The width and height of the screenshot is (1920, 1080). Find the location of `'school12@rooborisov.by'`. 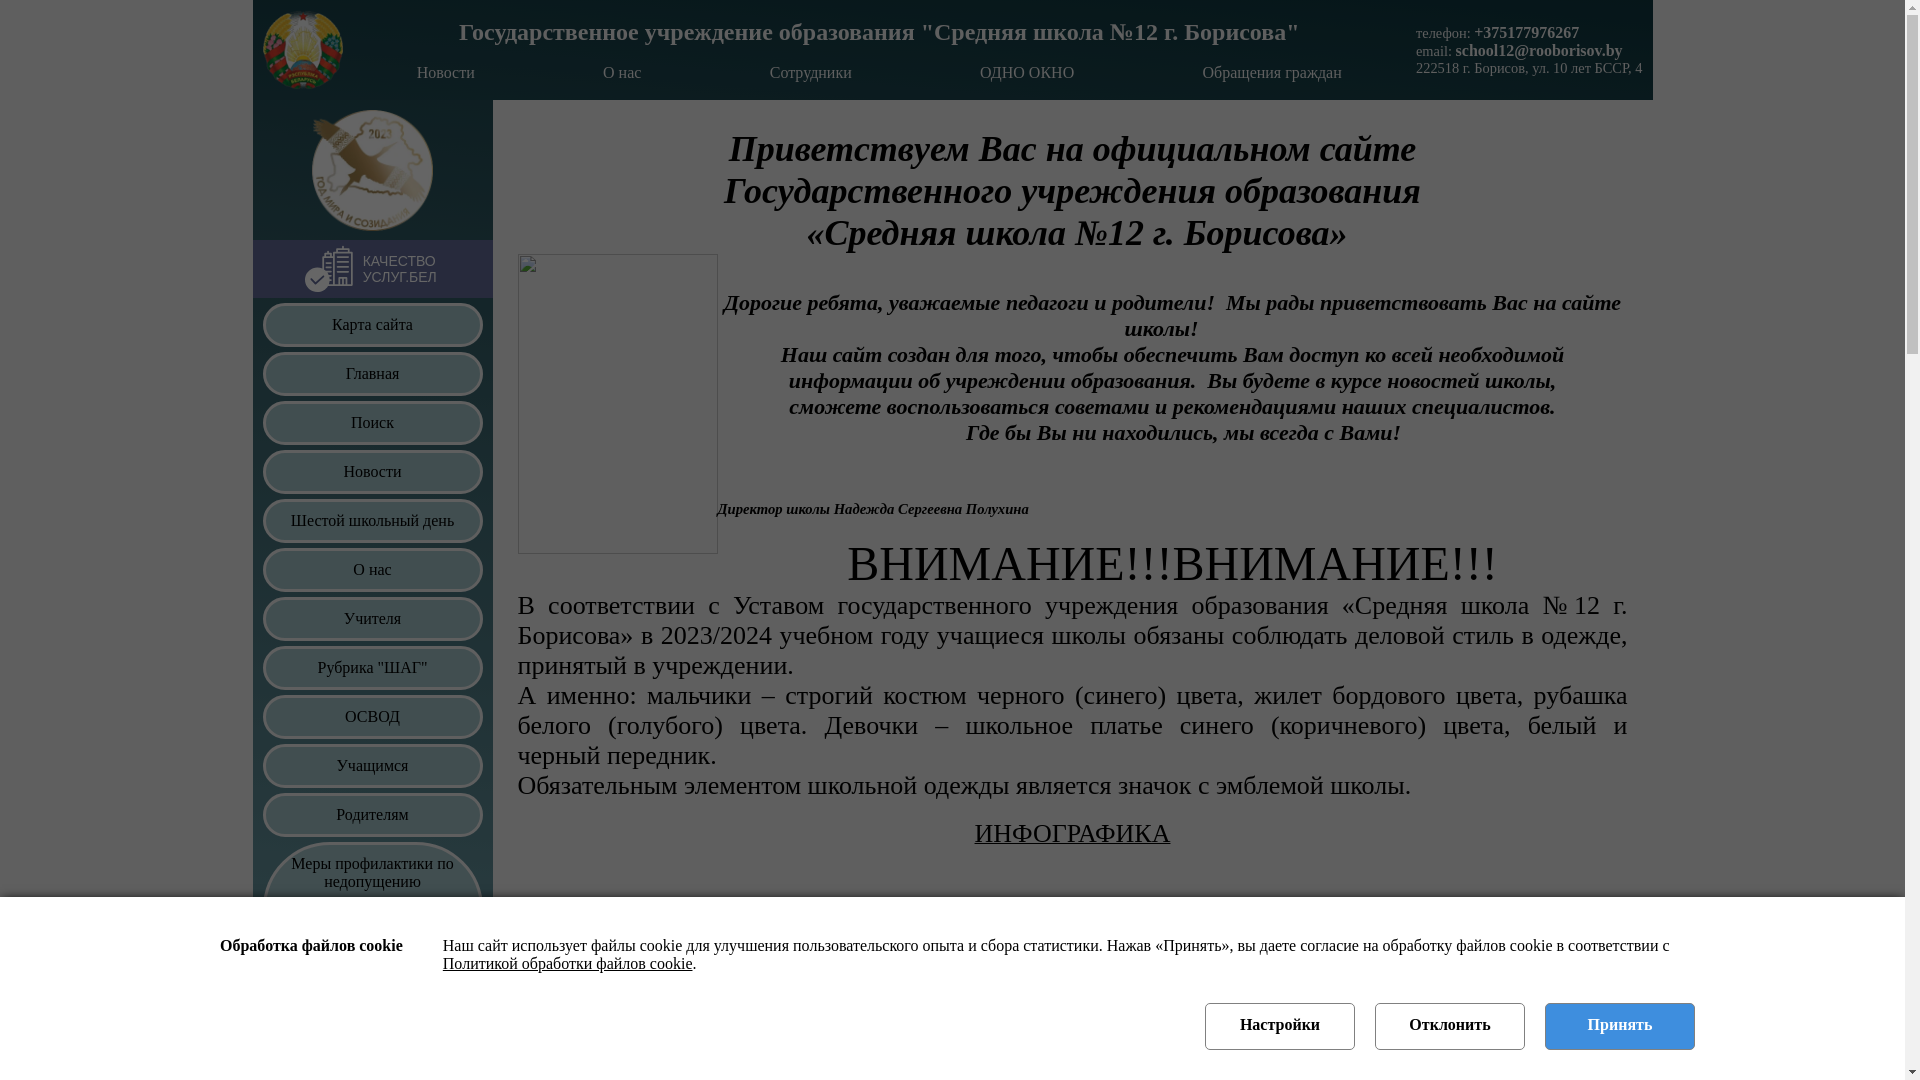

'school12@rooborisov.by' is located at coordinates (1538, 49).